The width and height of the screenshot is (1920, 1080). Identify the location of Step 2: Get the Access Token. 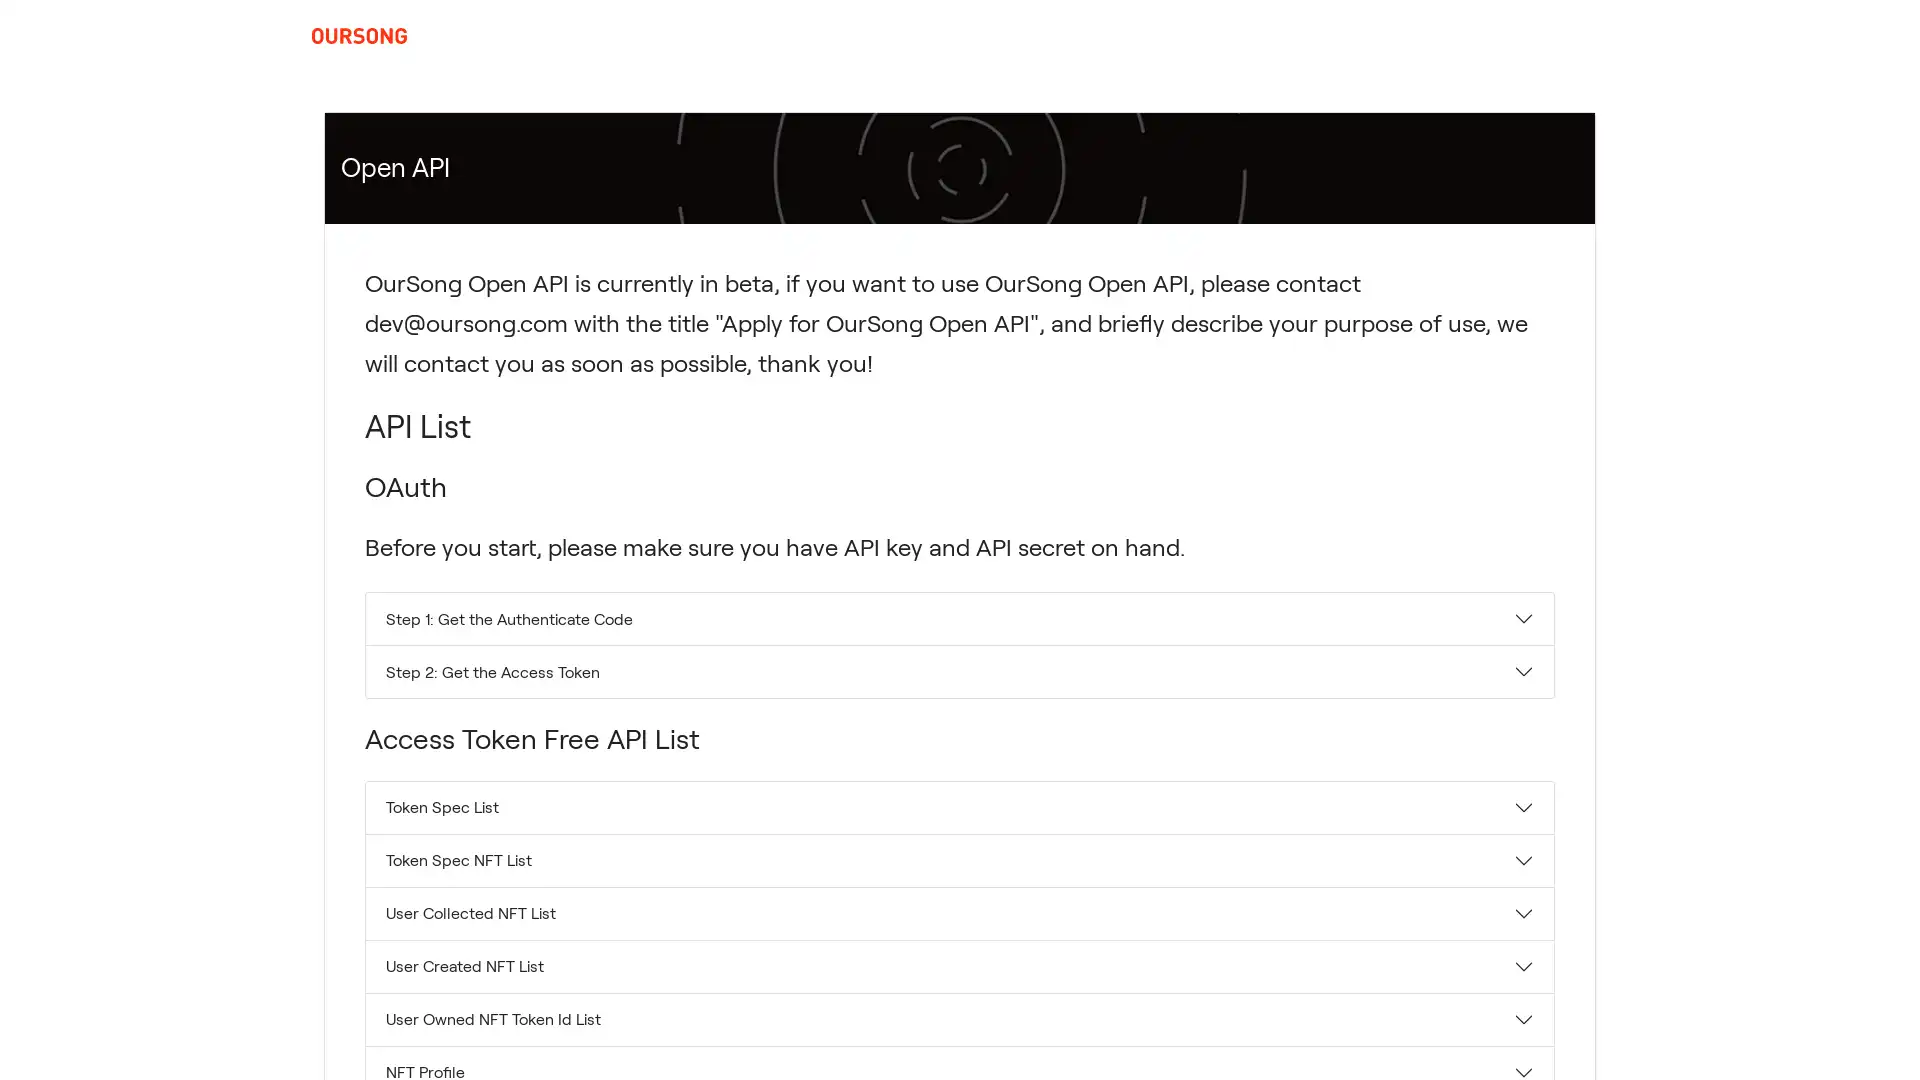
(960, 671).